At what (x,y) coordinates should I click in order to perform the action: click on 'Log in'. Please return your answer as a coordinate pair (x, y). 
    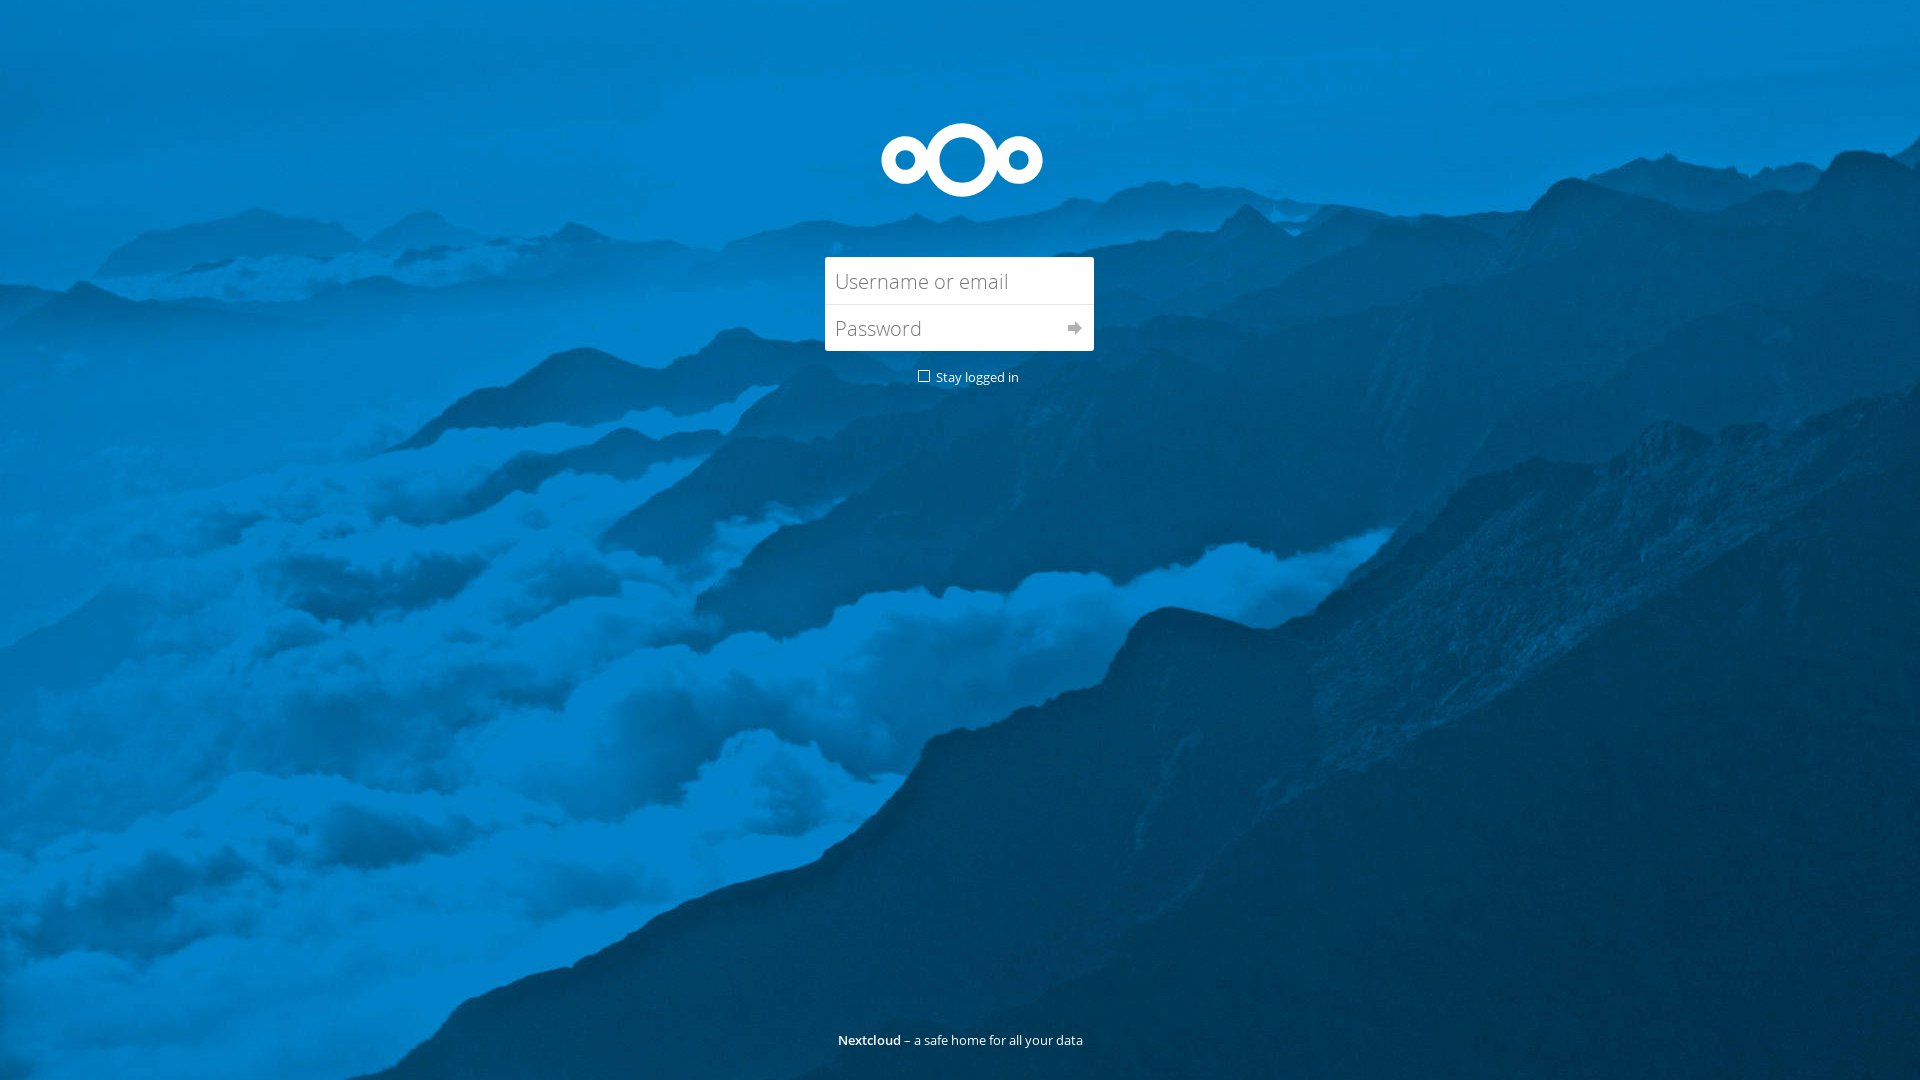
    Looking at the image, I should click on (1054, 326).